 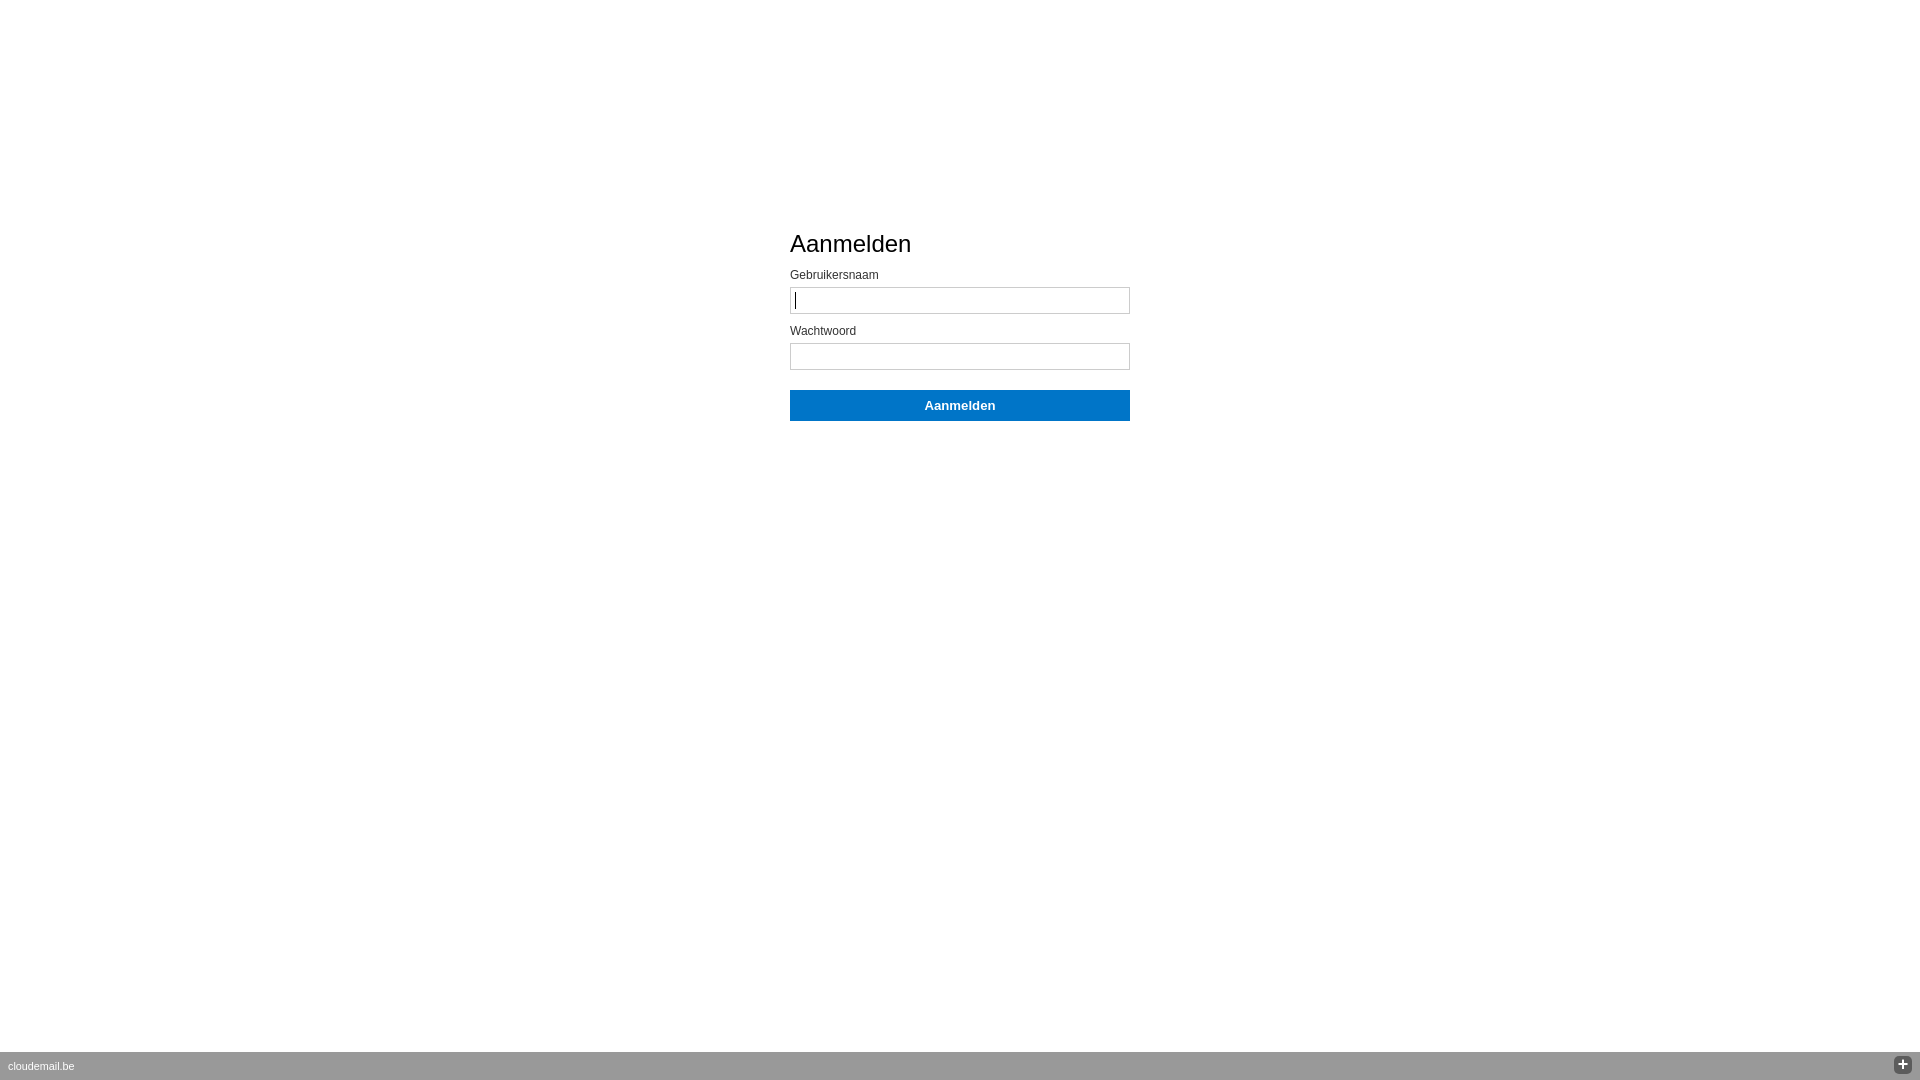 What do you see at coordinates (1901, 1063) in the screenshot?
I see `'+'` at bounding box center [1901, 1063].